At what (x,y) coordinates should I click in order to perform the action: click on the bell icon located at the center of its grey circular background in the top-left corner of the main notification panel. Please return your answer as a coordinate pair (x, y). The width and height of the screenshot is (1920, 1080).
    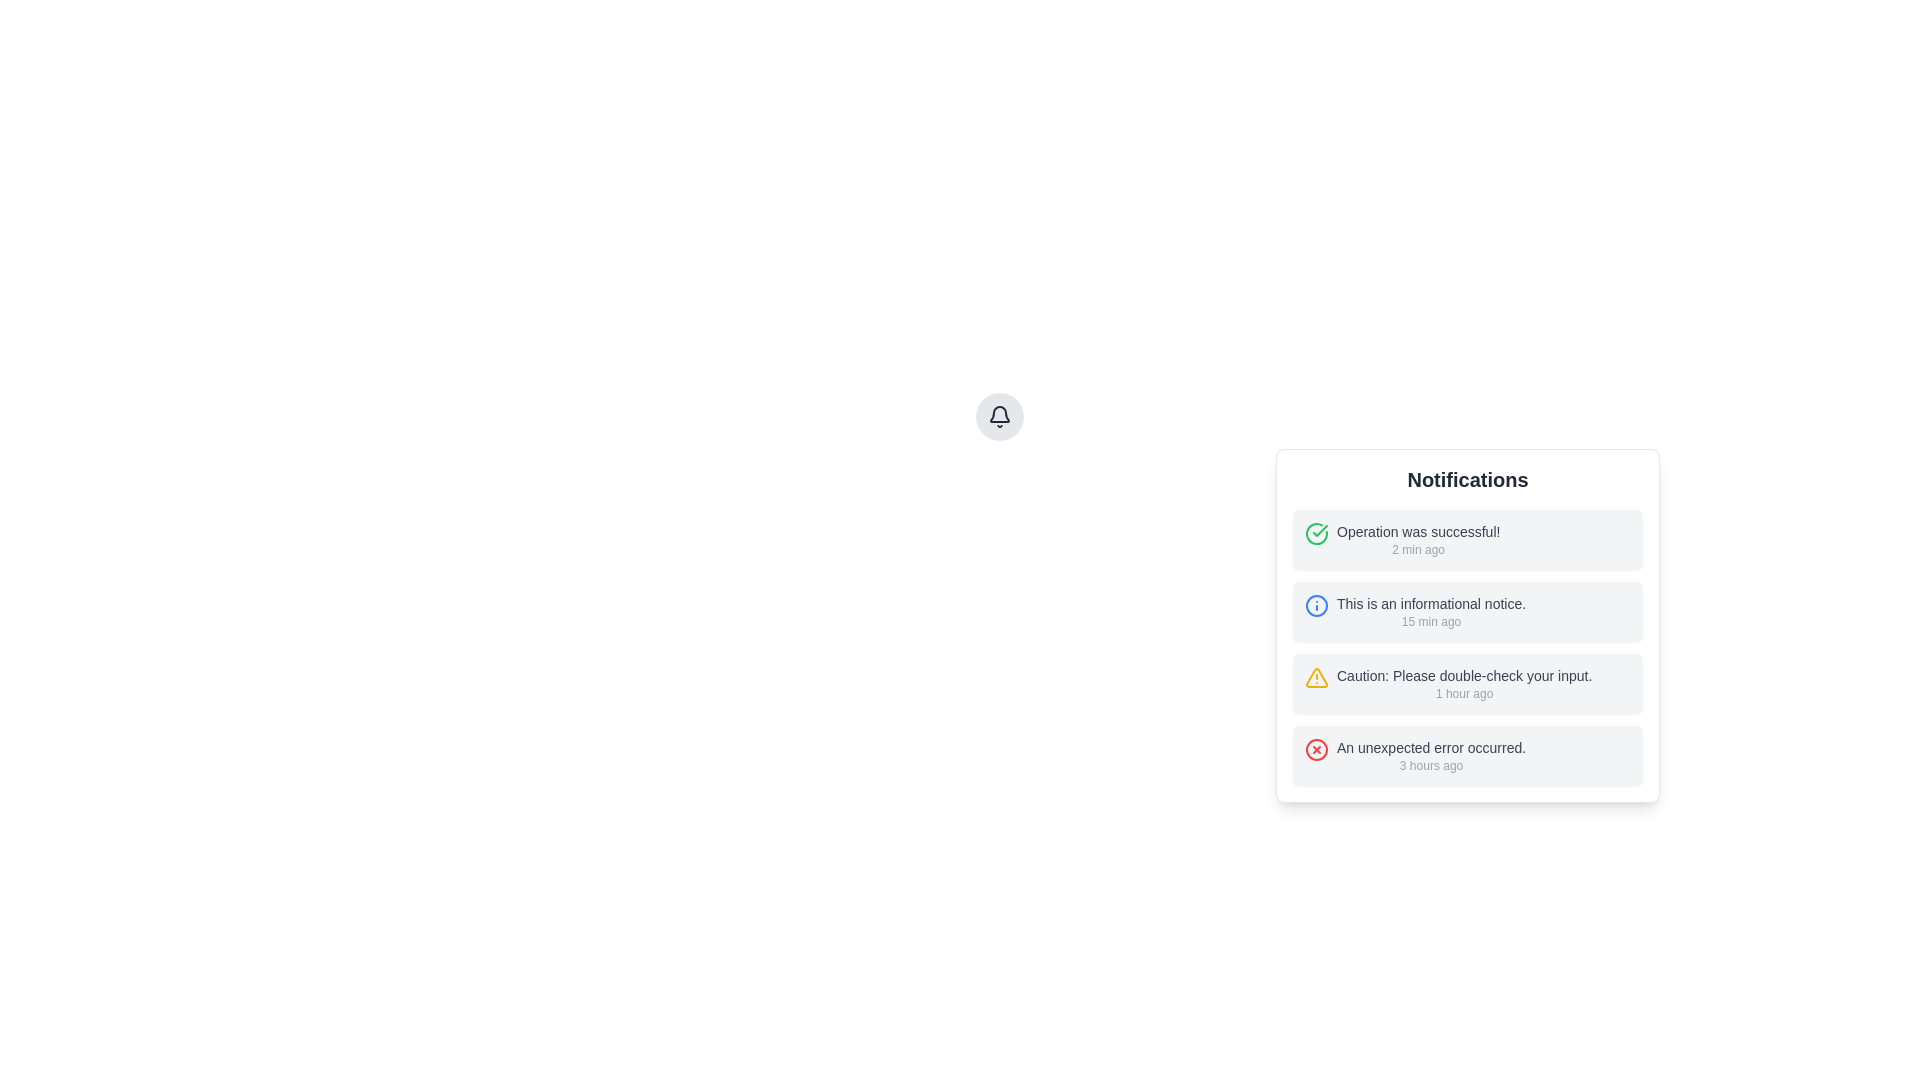
    Looking at the image, I should click on (999, 415).